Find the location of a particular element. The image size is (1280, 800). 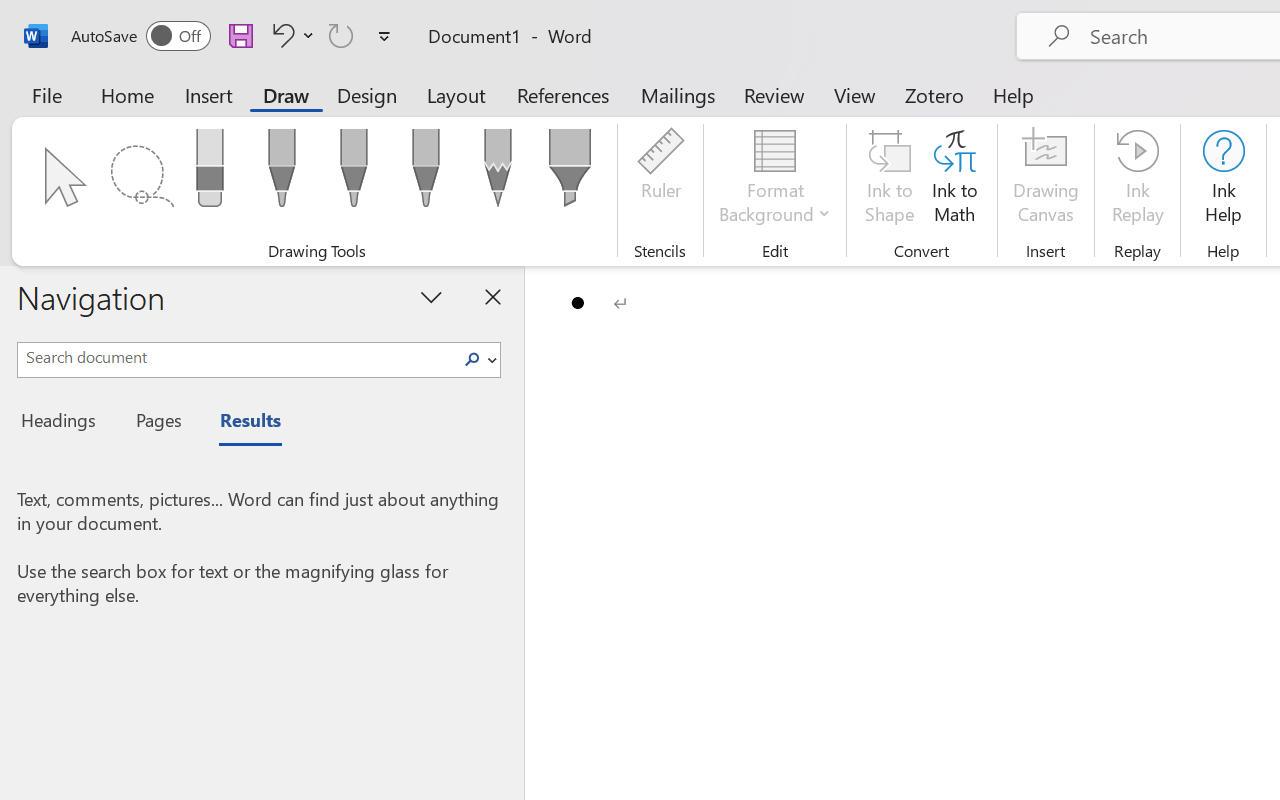

'Undo Bullet Default' is located at coordinates (289, 34).